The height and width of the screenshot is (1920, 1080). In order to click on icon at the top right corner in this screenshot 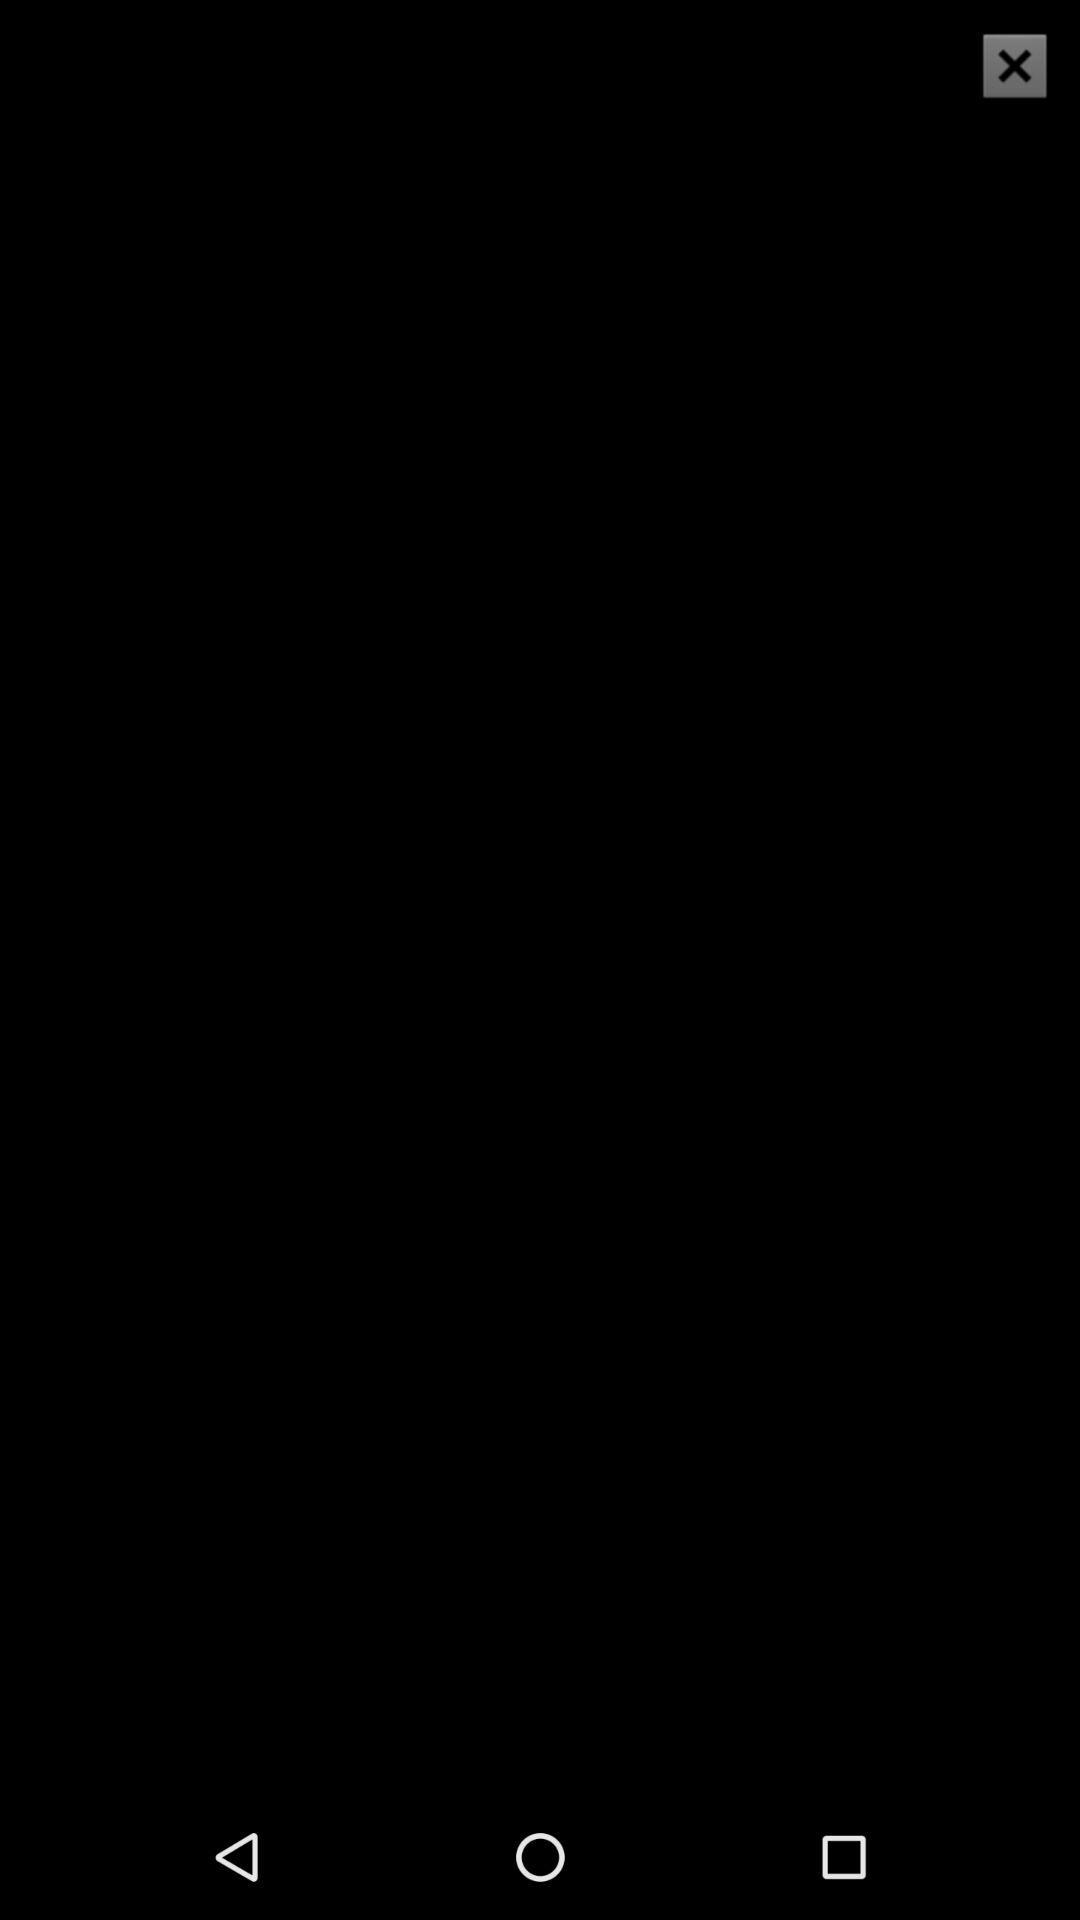, I will do `click(1014, 65)`.